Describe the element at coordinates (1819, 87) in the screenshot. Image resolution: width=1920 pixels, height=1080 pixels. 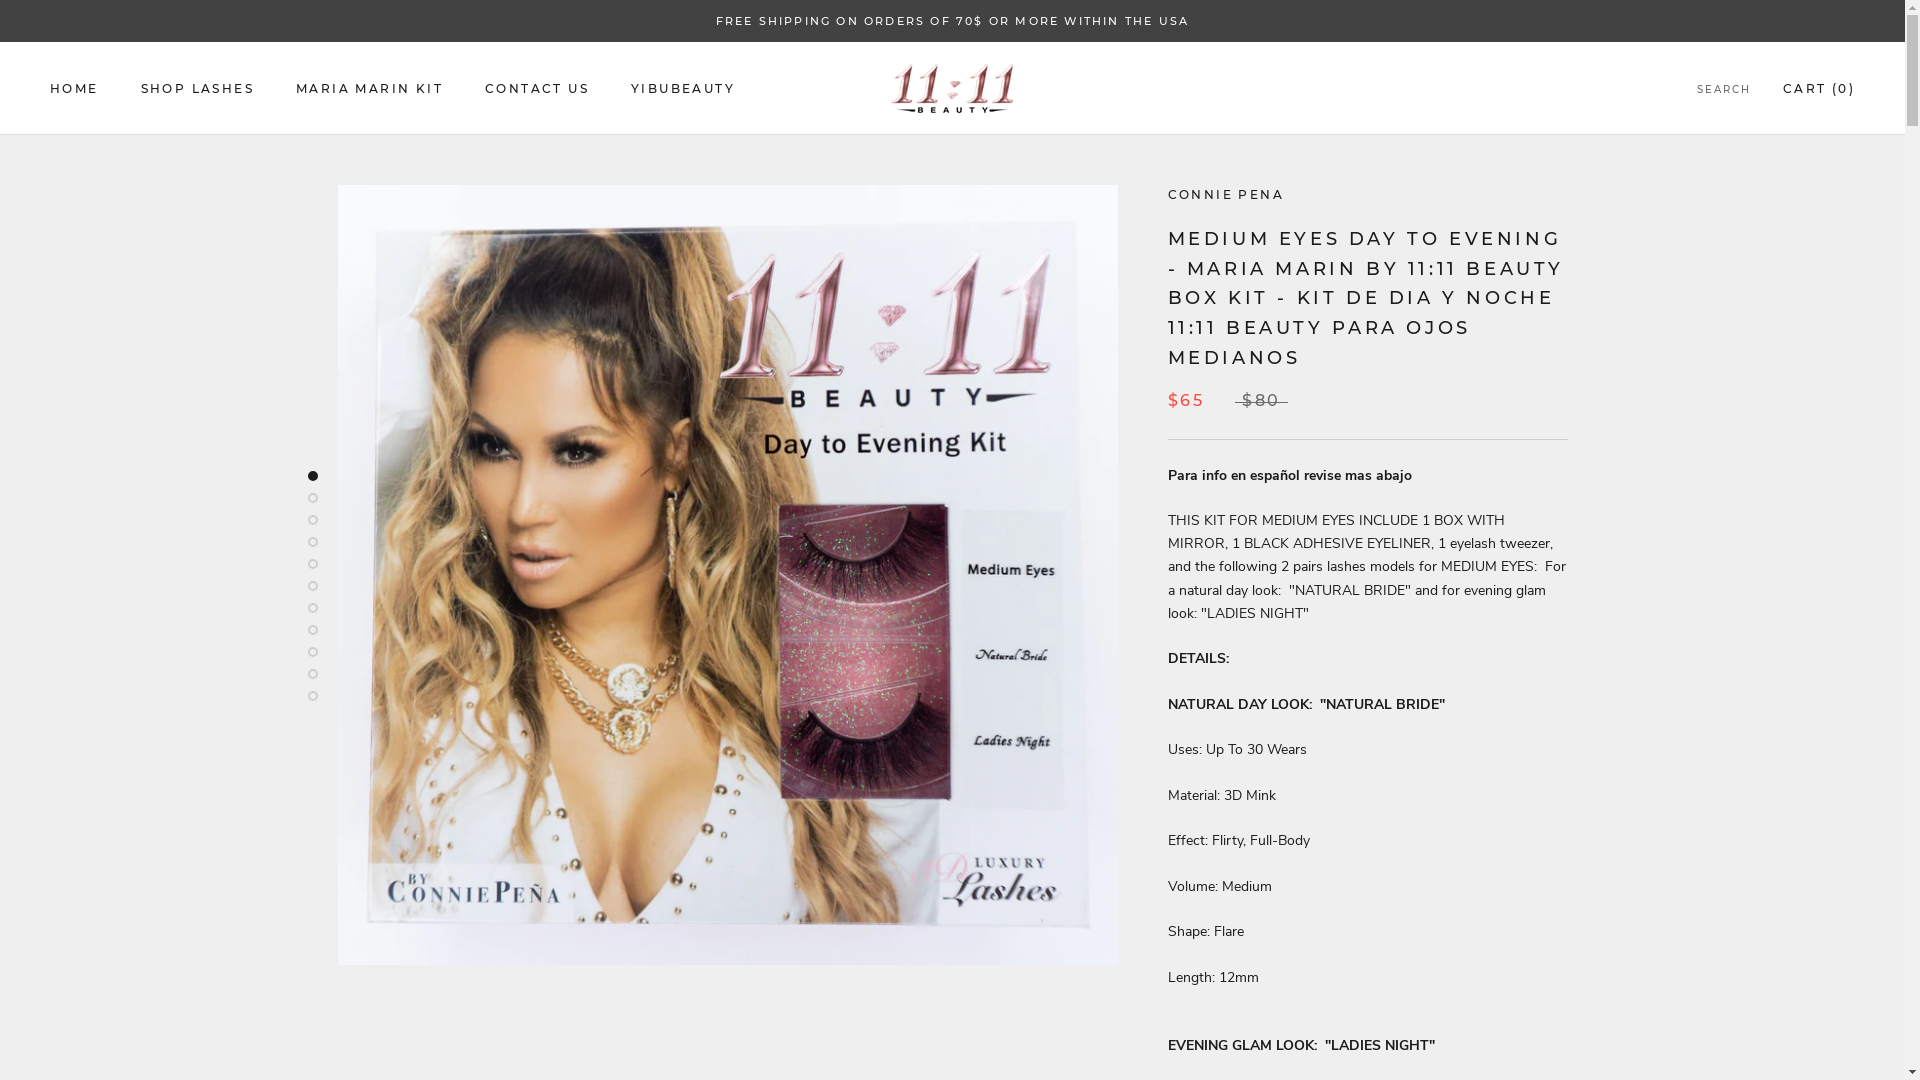
I see `'CART (0)'` at that location.